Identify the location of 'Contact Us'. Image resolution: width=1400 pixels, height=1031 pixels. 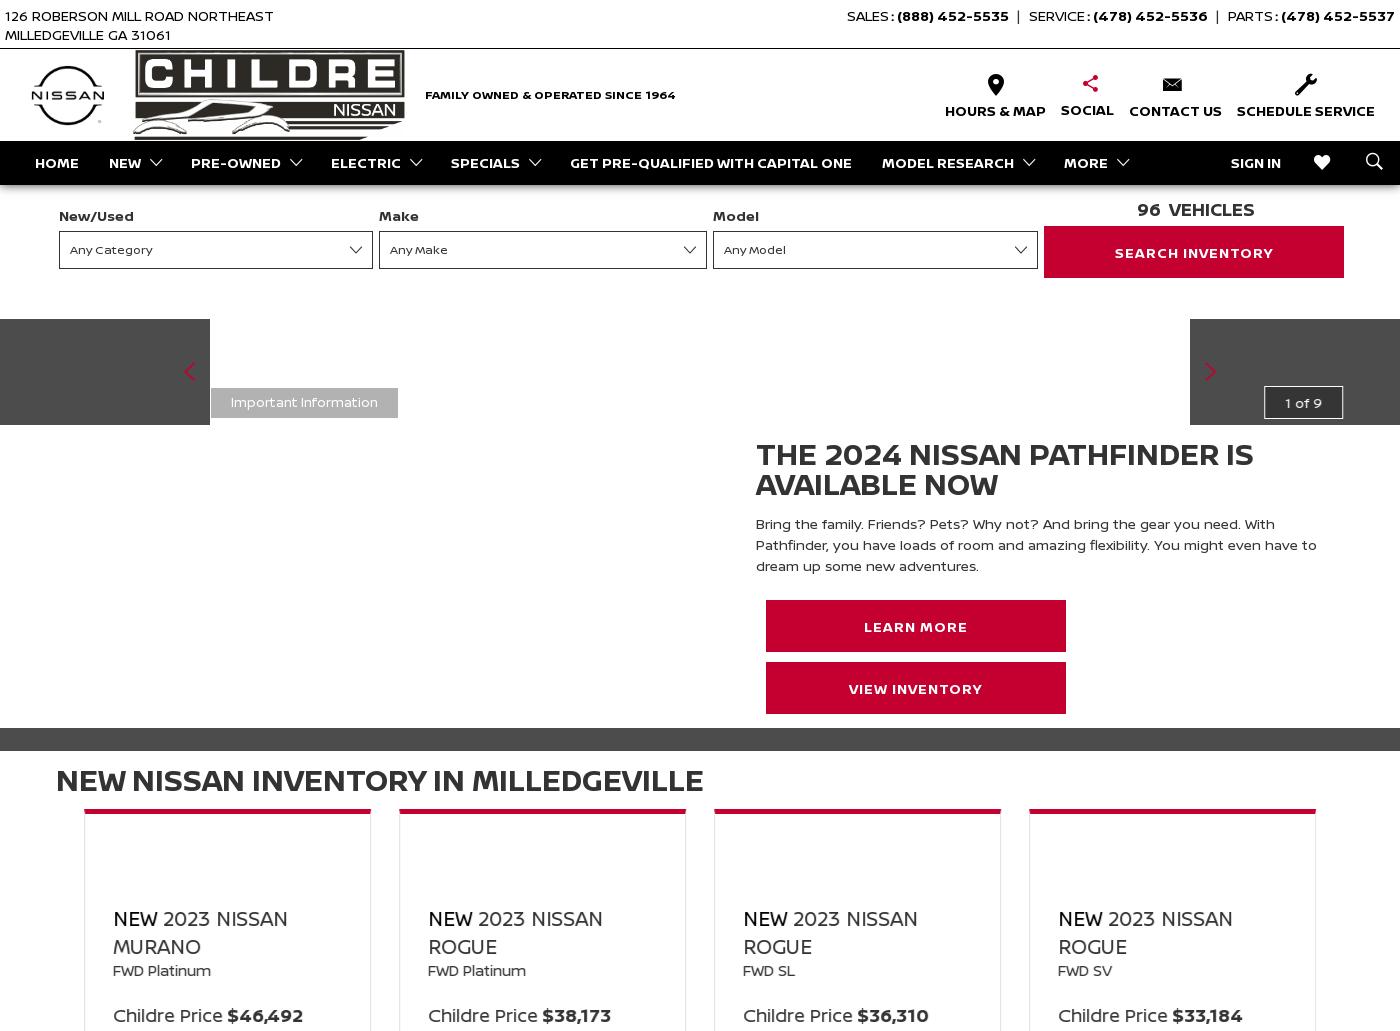
(1175, 108).